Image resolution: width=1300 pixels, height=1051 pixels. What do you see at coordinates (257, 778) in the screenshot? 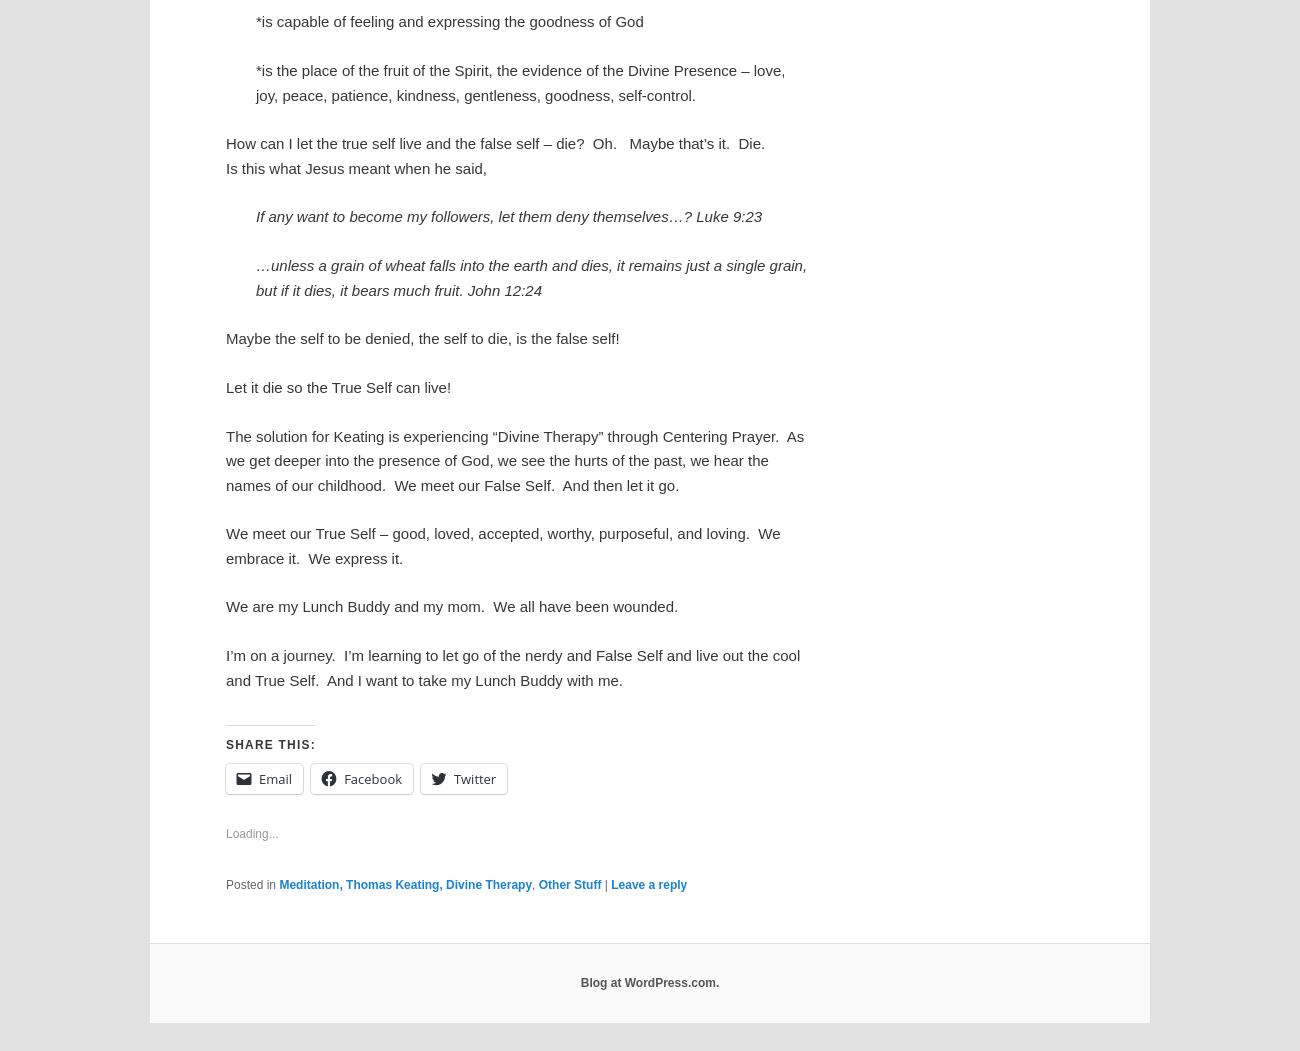
I see `'Email'` at bounding box center [257, 778].